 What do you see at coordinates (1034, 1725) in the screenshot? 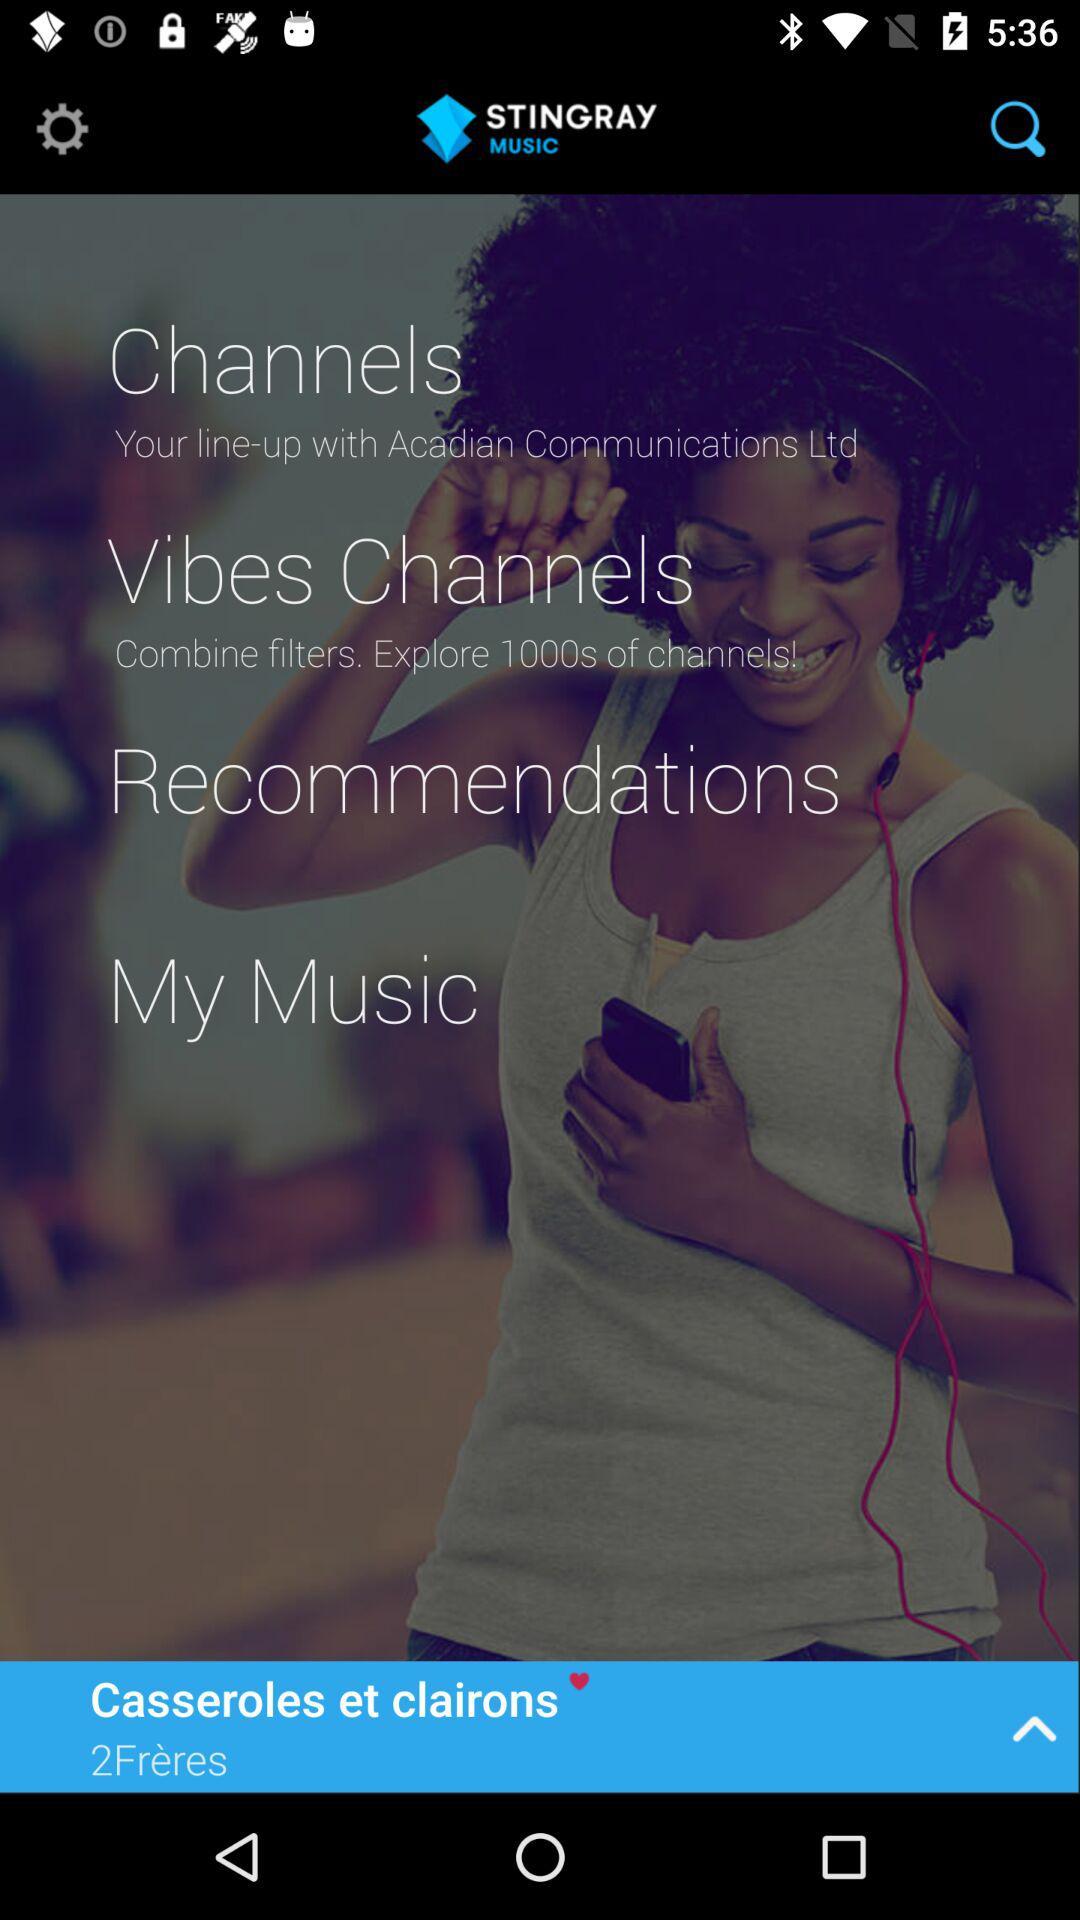
I see `the expand_less icon` at bounding box center [1034, 1725].